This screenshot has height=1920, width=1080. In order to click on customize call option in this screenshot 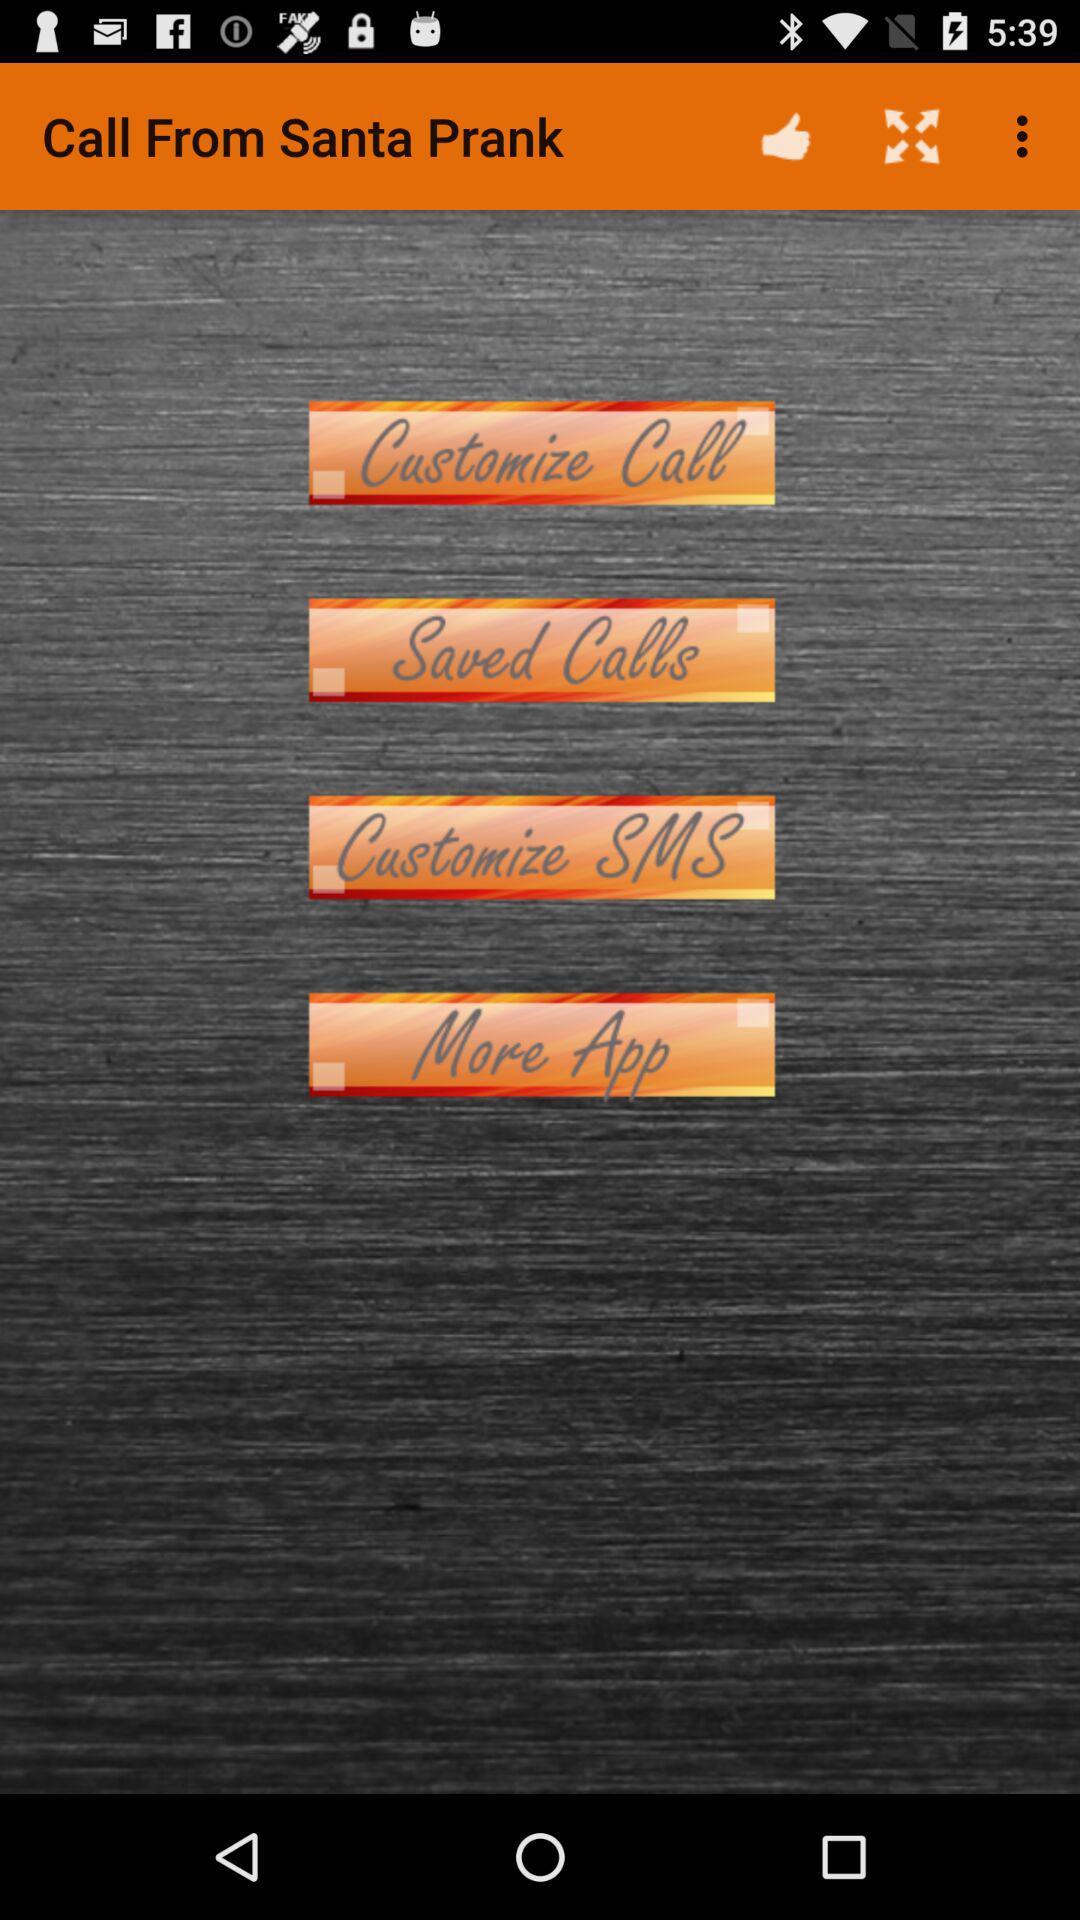, I will do `click(540, 451)`.